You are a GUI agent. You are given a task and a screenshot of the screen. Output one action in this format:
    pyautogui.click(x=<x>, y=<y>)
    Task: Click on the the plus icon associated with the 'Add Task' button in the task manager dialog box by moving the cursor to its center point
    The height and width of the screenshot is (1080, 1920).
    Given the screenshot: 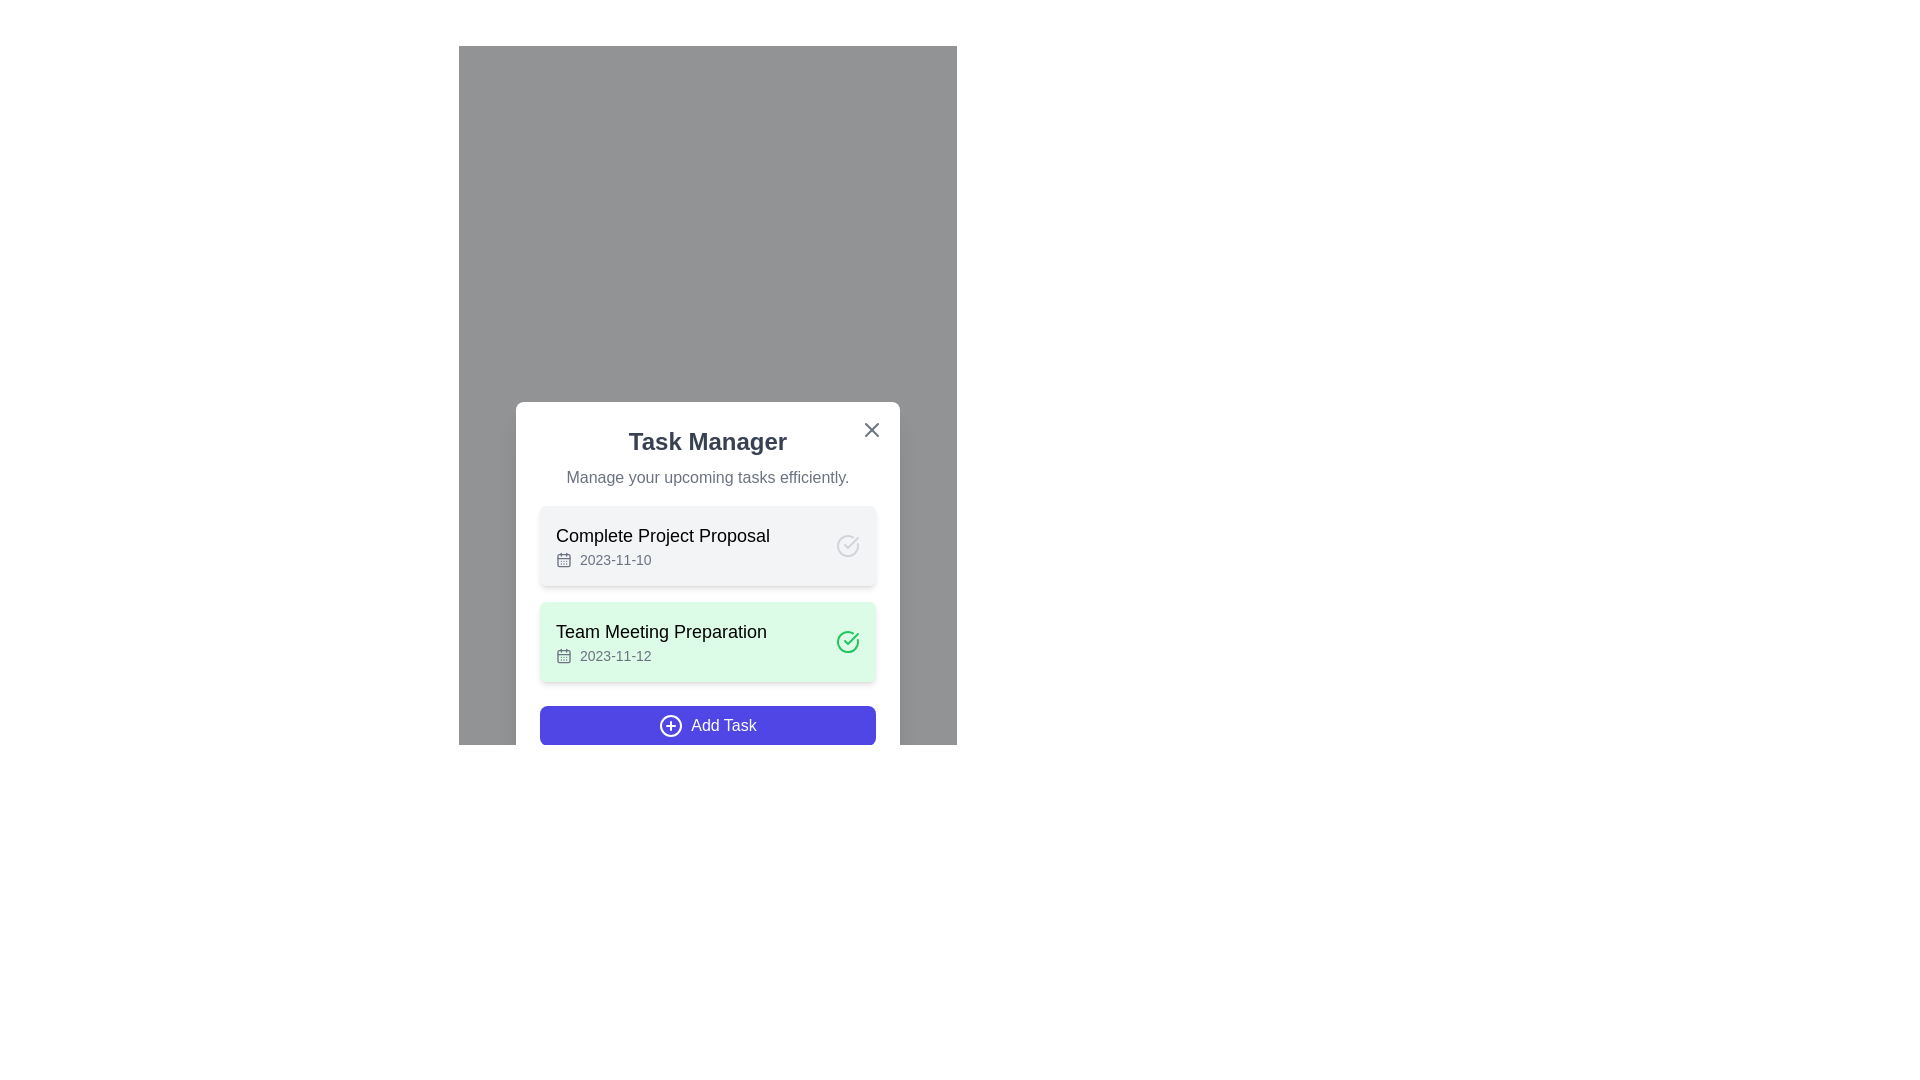 What is the action you would take?
    pyautogui.click(x=671, y=725)
    